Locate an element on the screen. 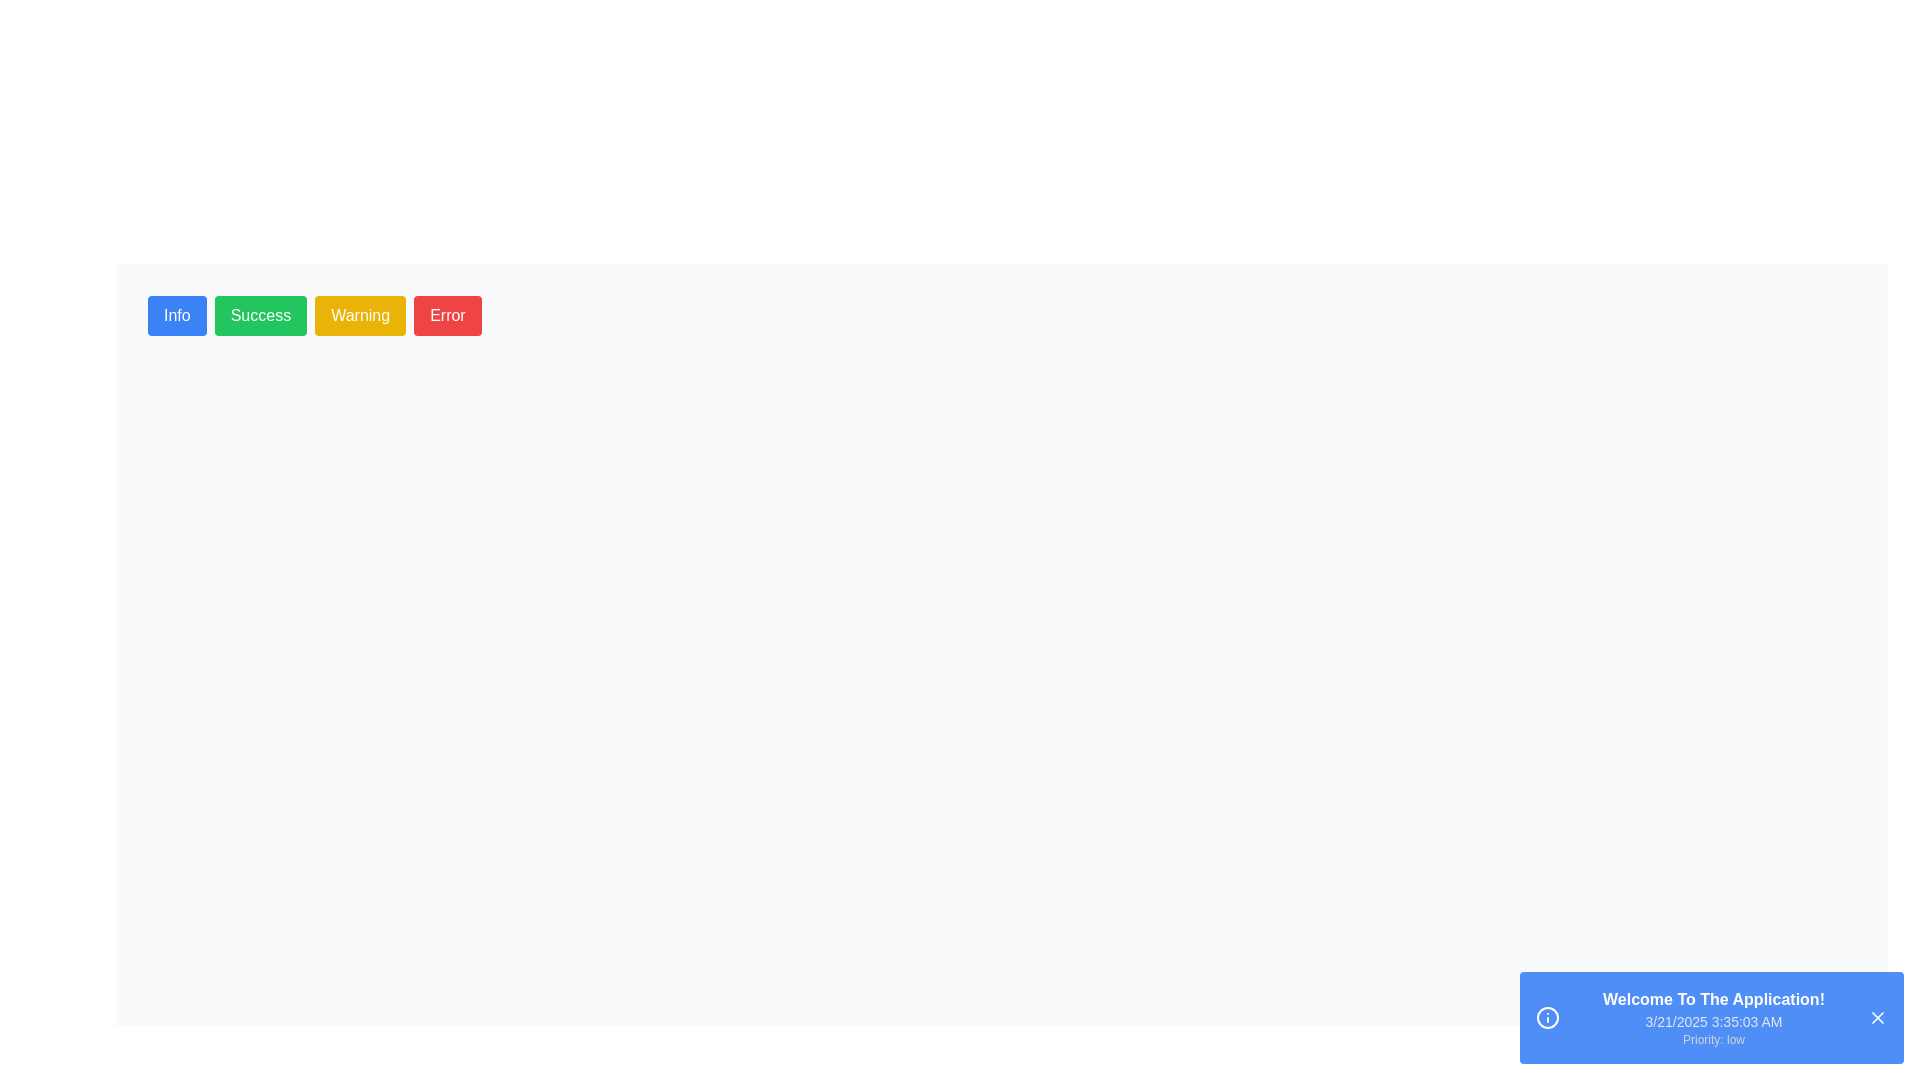  the information icon, which is a circular shape with a white 'i' symbol on a blue background, located in the bottom-right corner of the interface within the blue notification card is located at coordinates (1547, 1018).